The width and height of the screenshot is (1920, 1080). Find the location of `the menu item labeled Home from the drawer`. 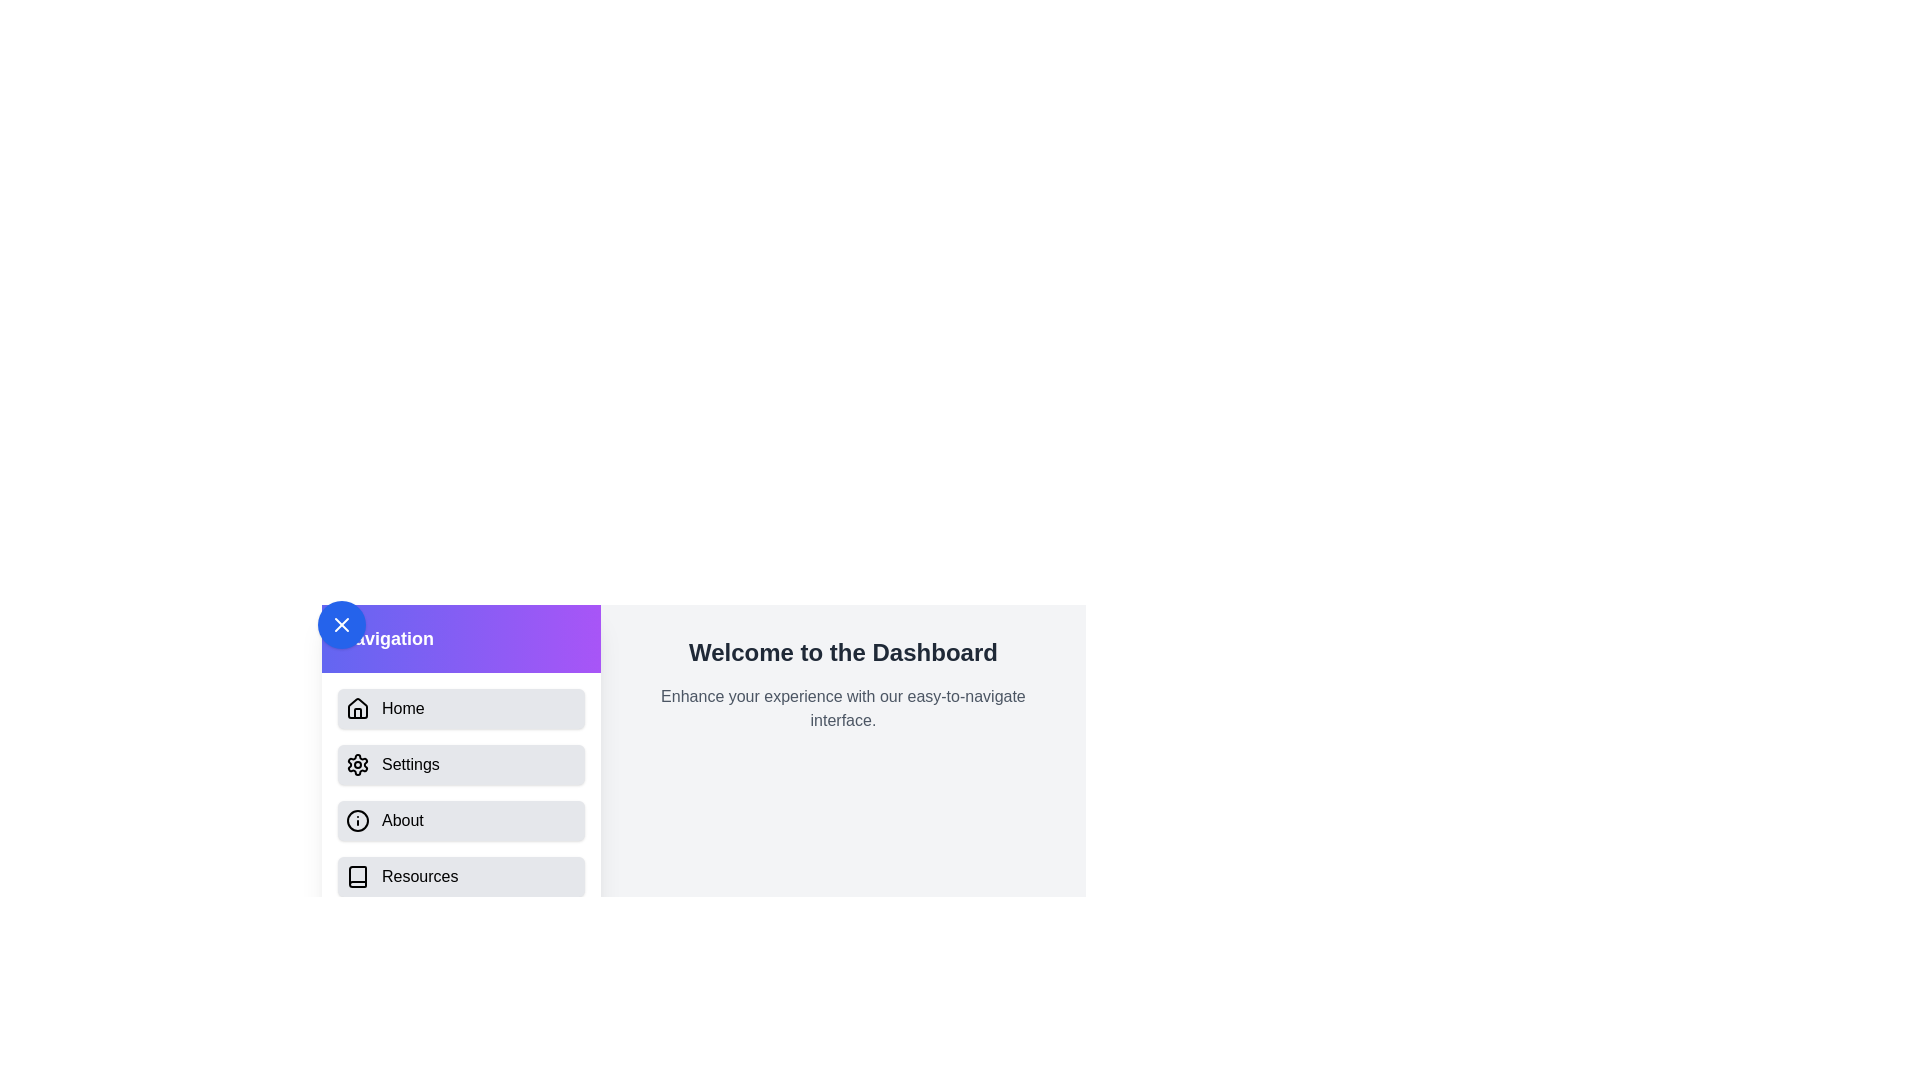

the menu item labeled Home from the drawer is located at coordinates (459, 708).